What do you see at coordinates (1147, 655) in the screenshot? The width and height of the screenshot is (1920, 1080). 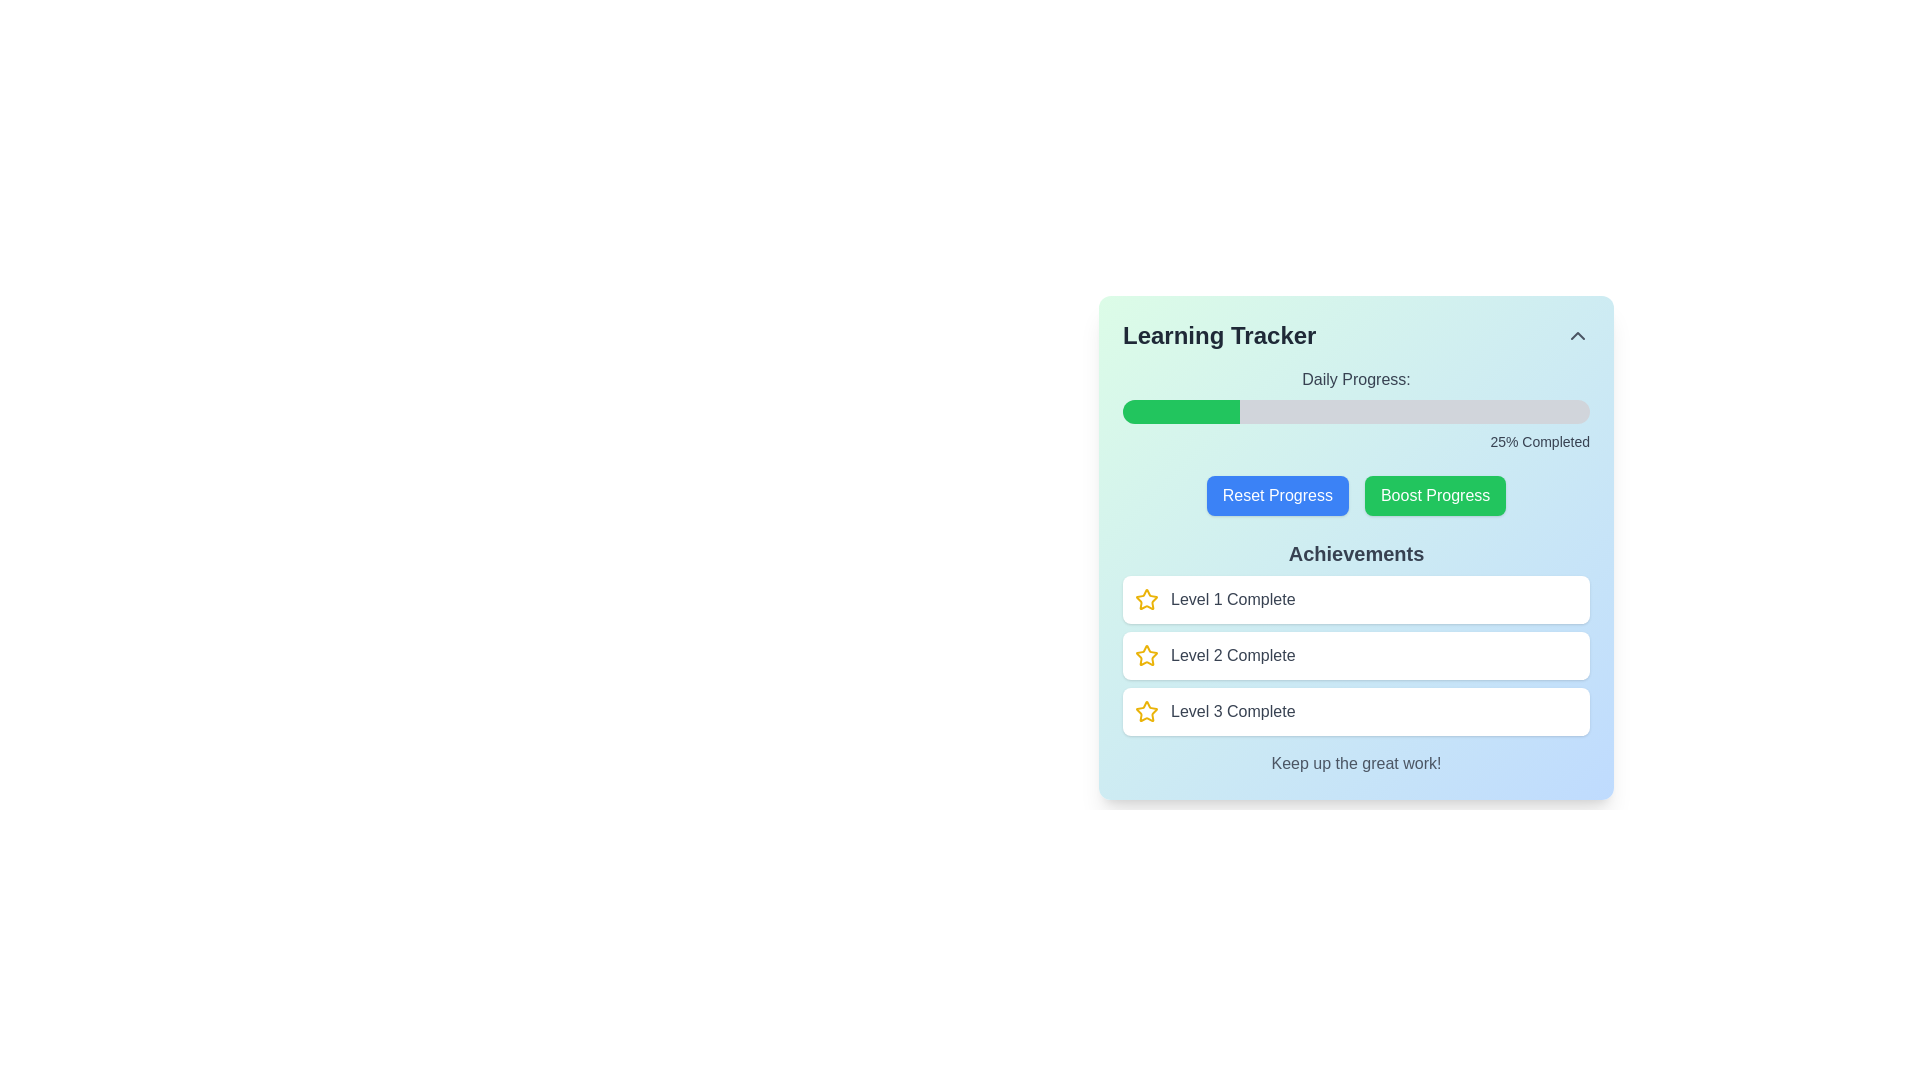 I see `the first star icon in the 'Achievements' section, which indicates the completion of 'Level 1'` at bounding box center [1147, 655].